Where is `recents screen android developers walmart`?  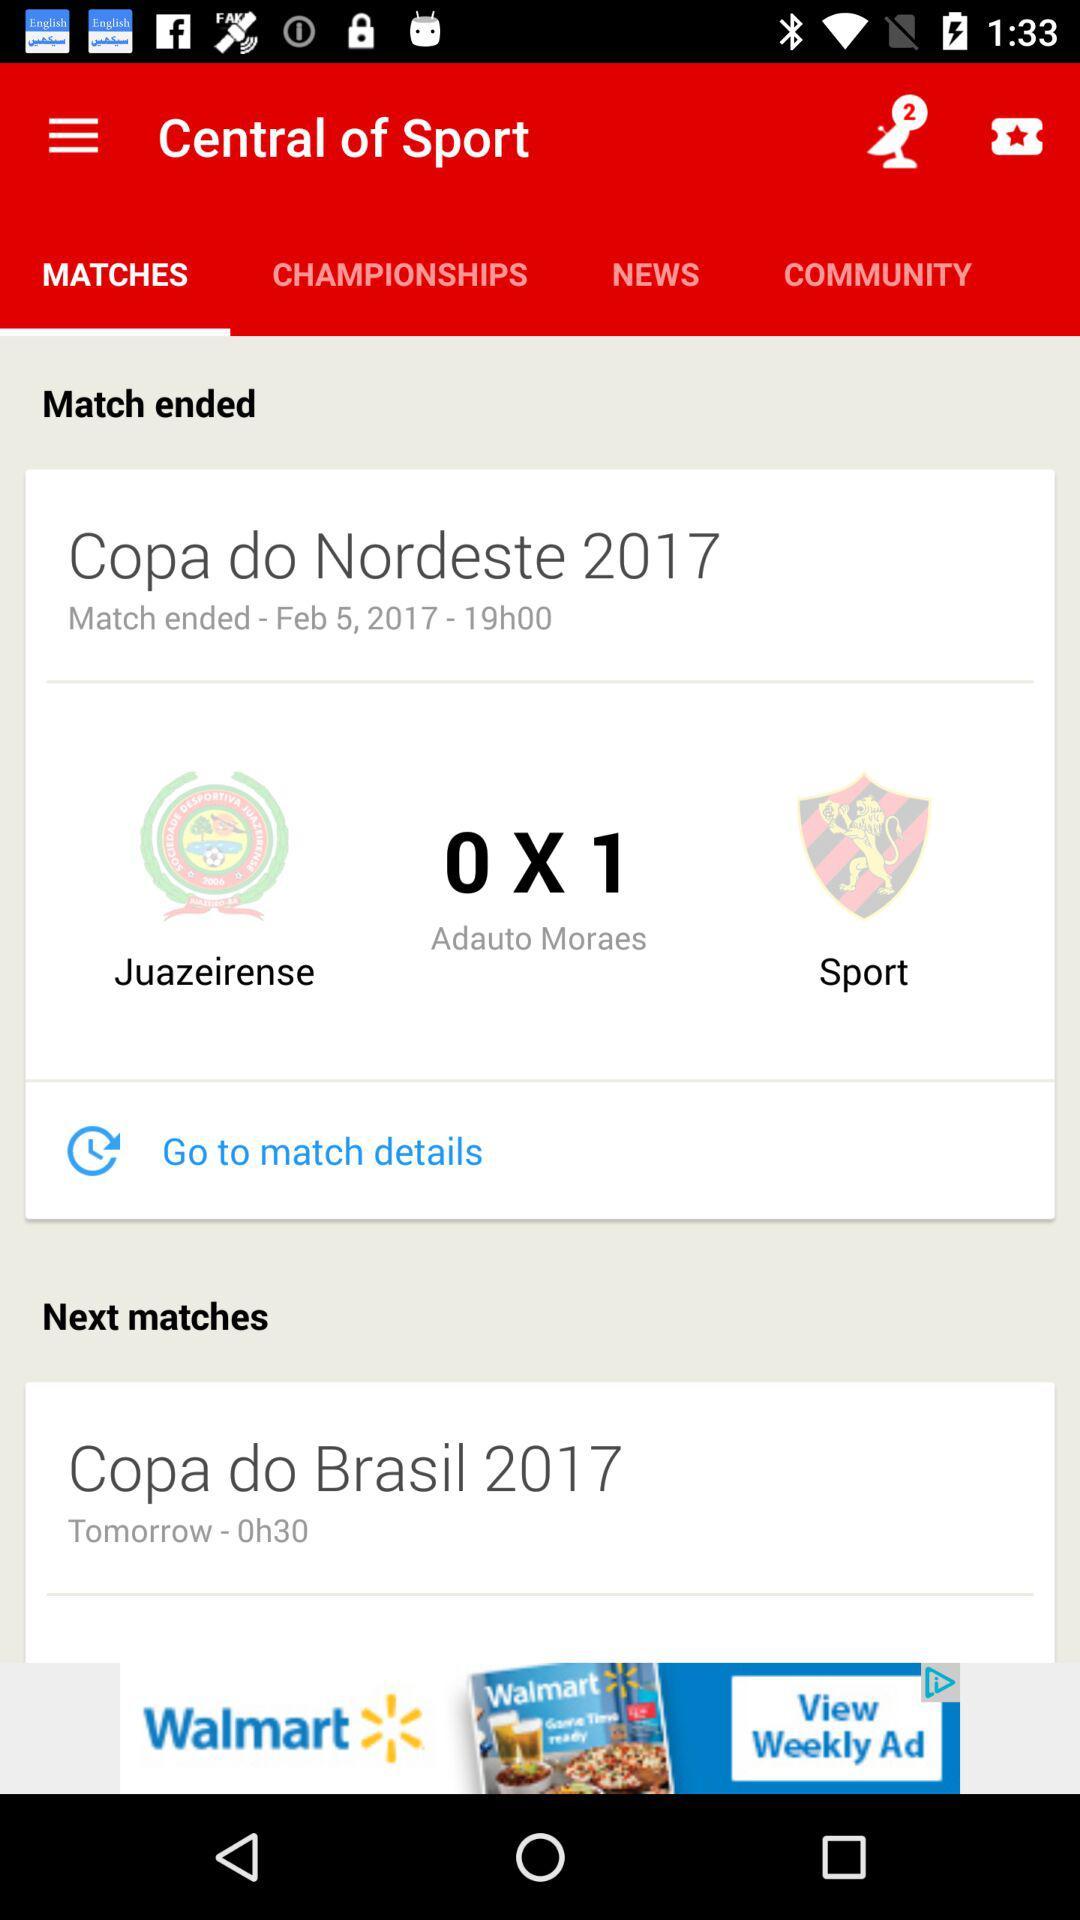 recents screen android developers walmart is located at coordinates (540, 1727).